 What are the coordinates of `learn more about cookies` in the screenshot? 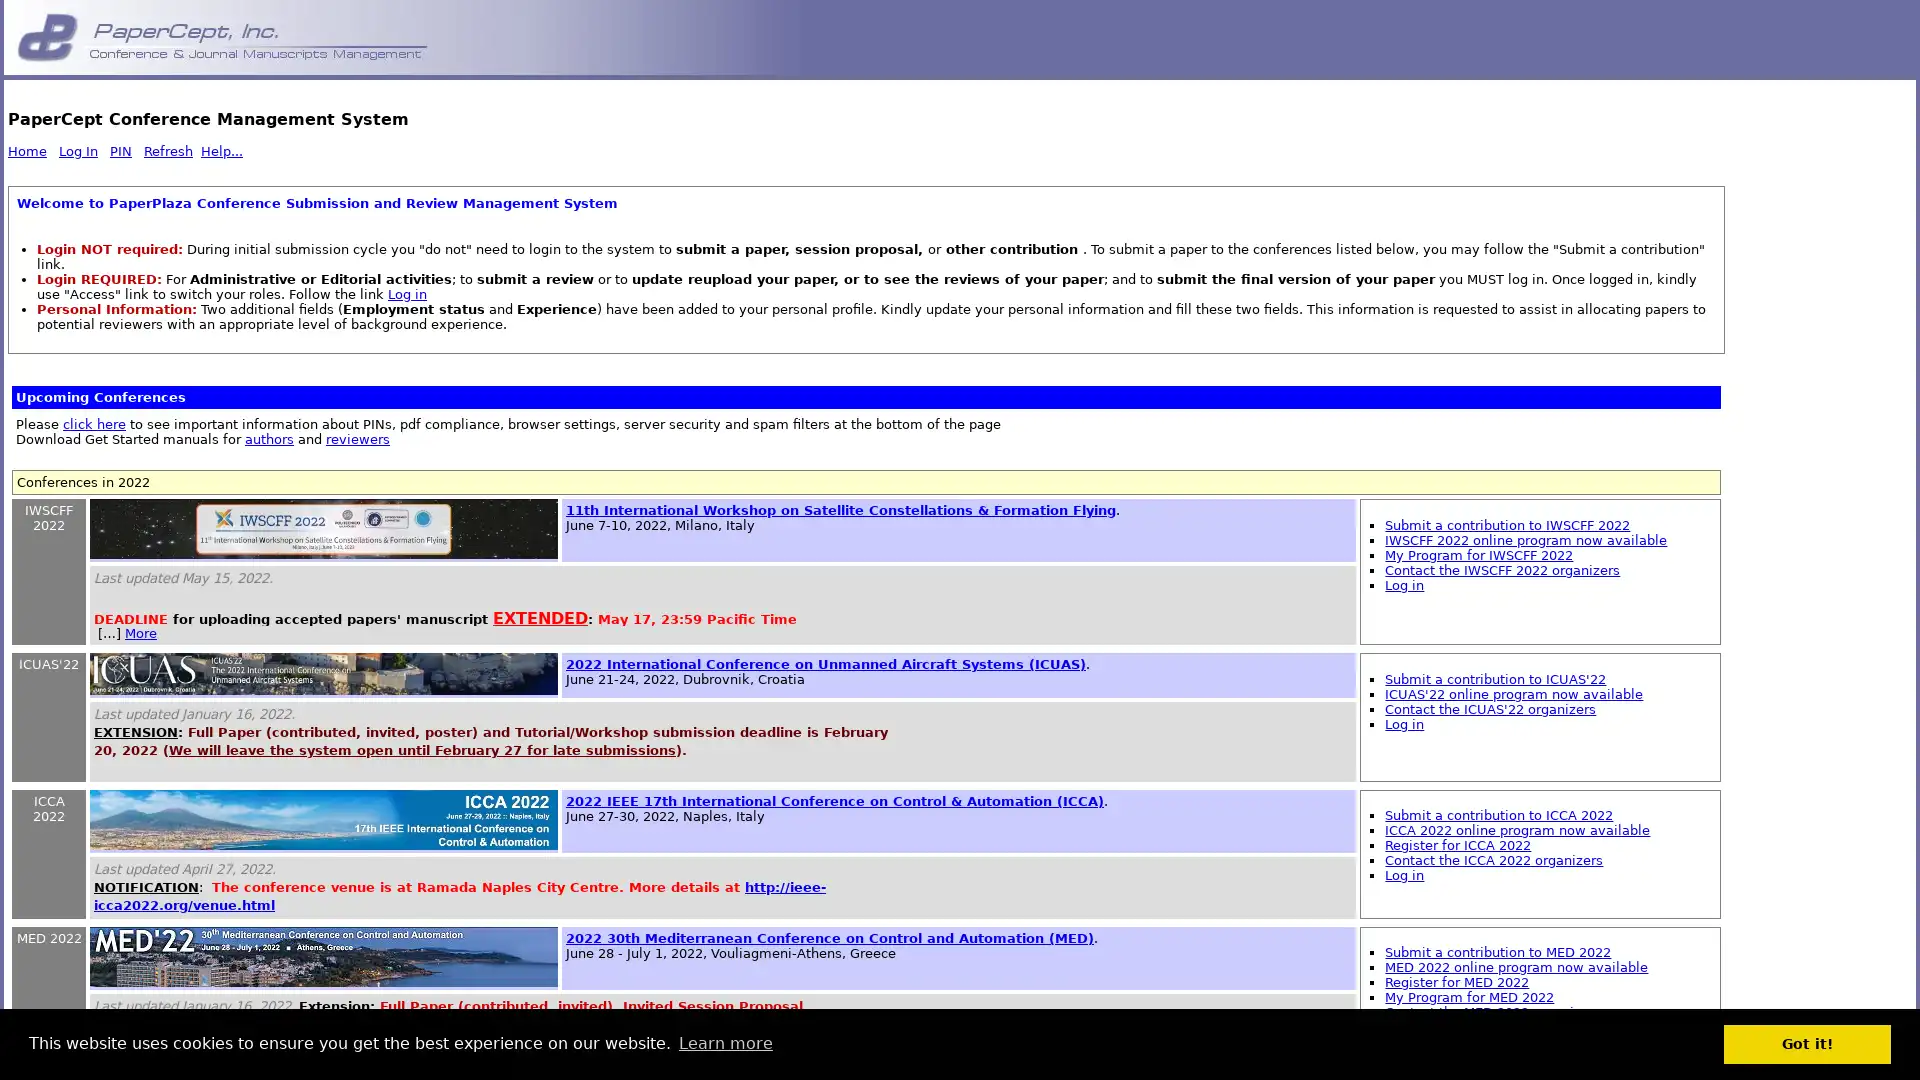 It's located at (724, 1043).